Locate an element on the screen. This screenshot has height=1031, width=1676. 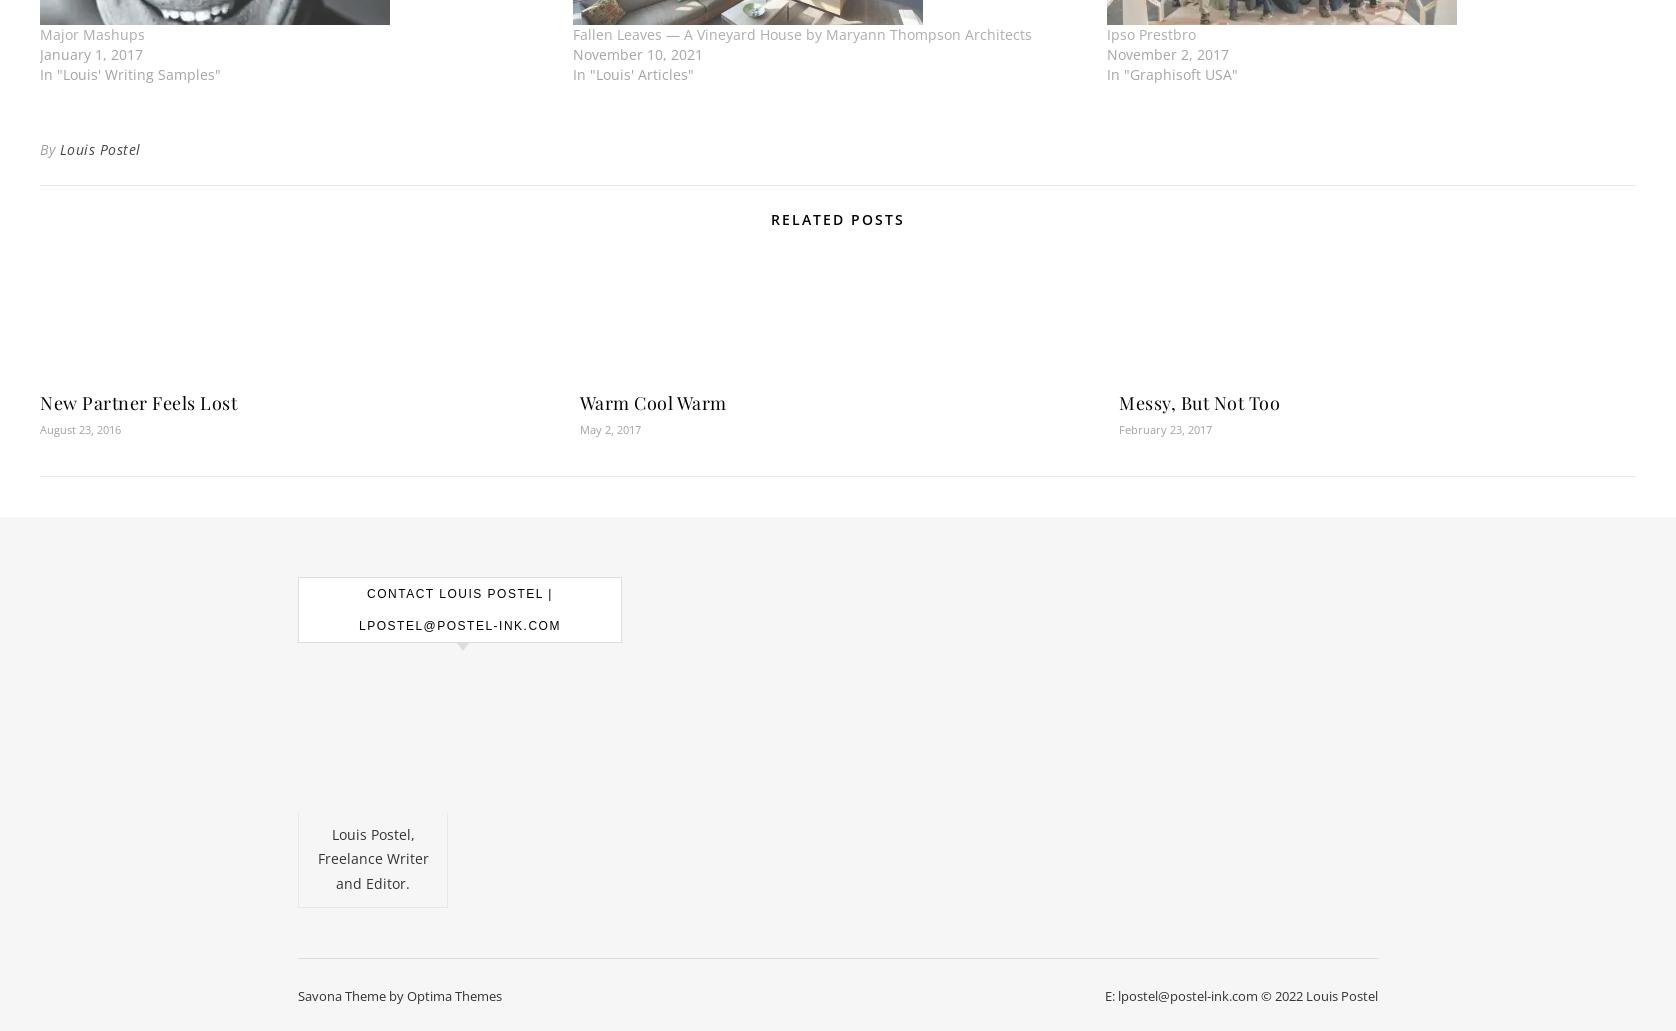
'Warm Cool Warm' is located at coordinates (651, 402).